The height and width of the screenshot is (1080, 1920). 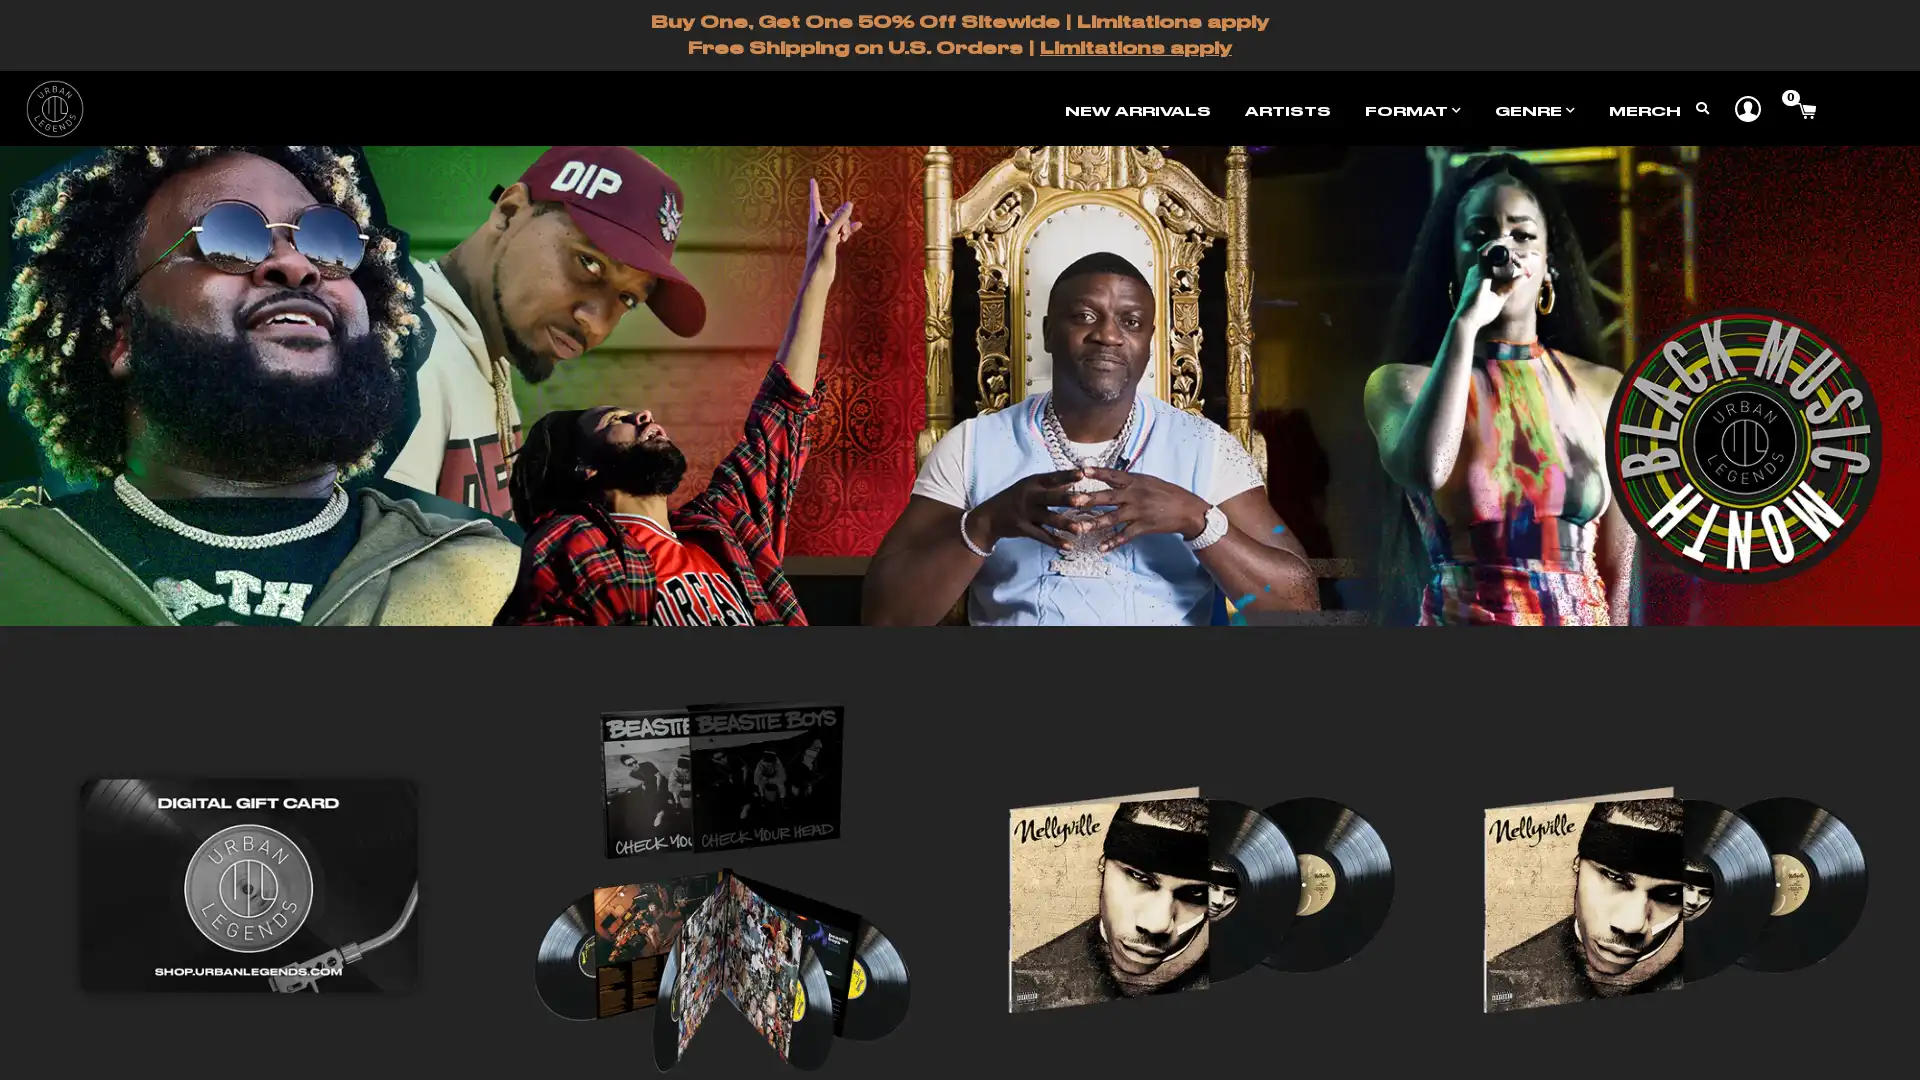 What do you see at coordinates (961, 354) in the screenshot?
I see `SIGN UP` at bounding box center [961, 354].